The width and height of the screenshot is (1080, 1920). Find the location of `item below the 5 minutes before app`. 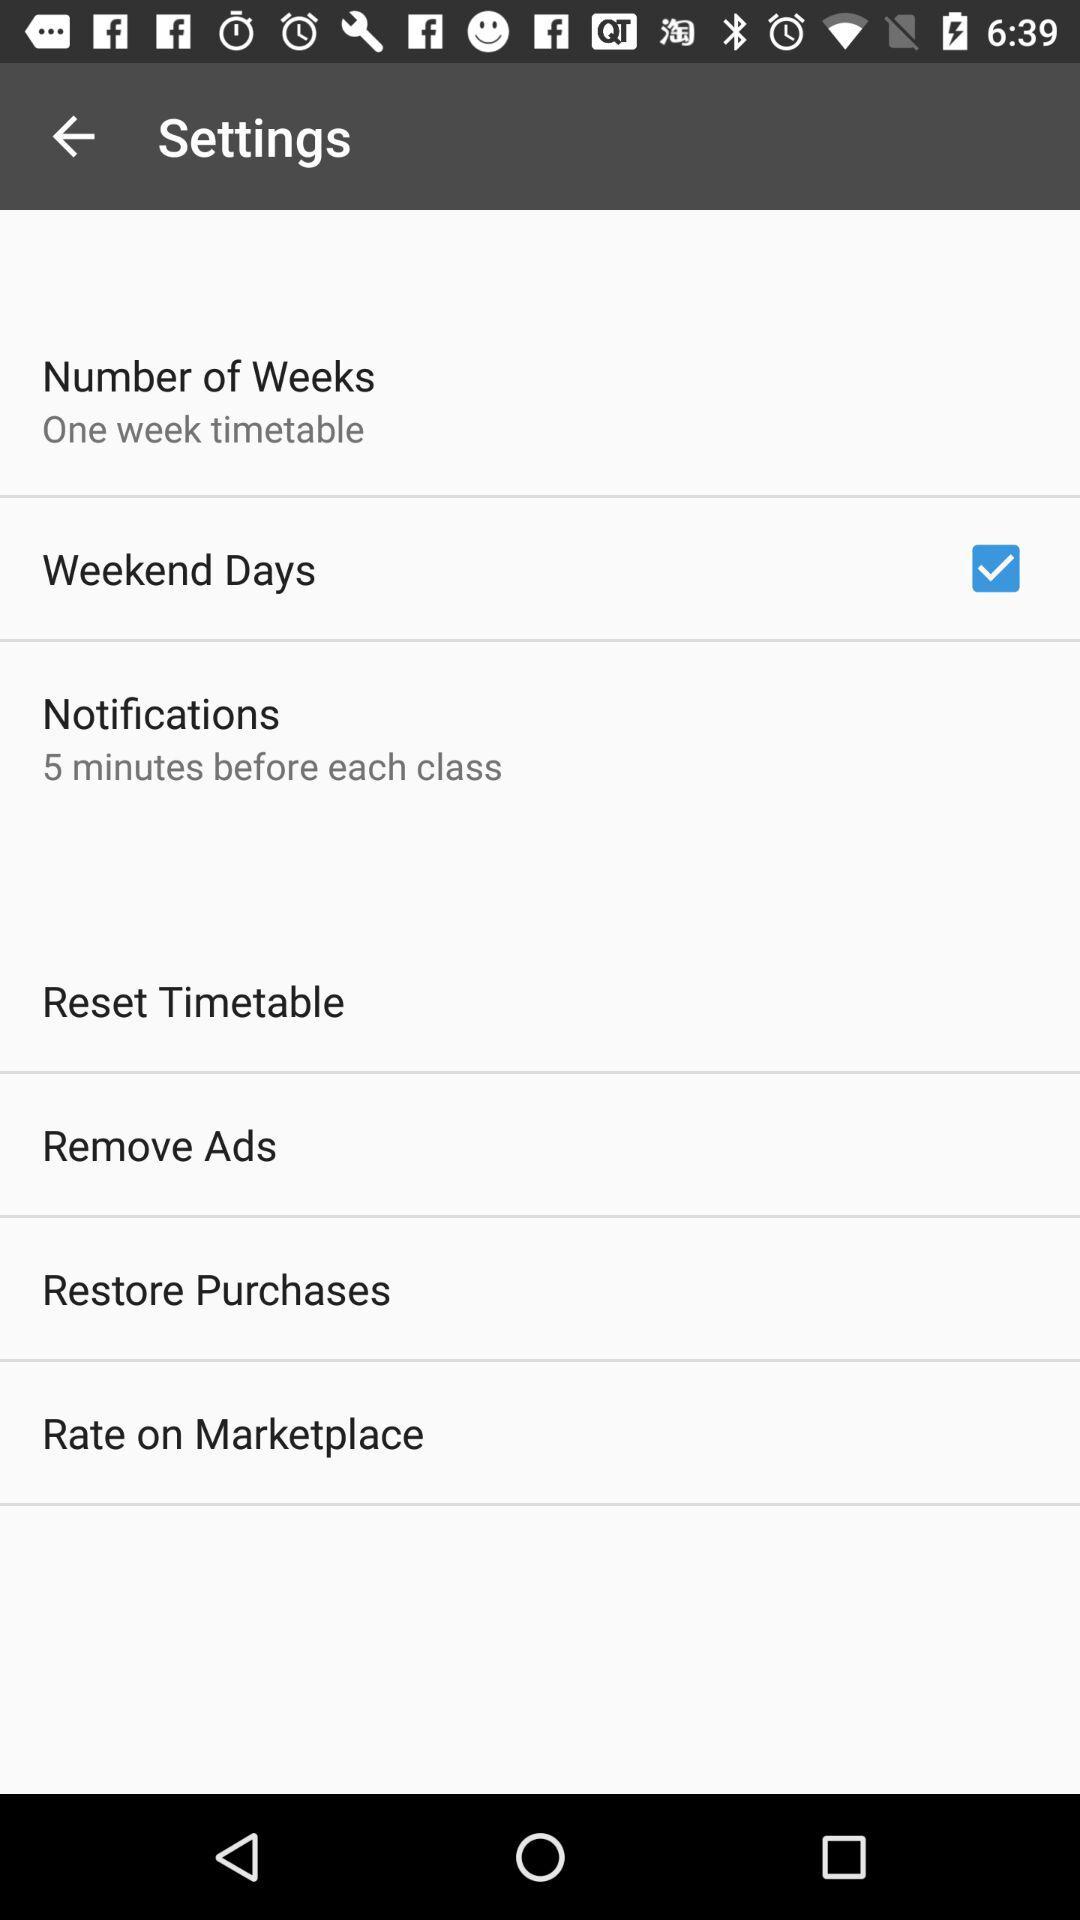

item below the 5 minutes before app is located at coordinates (193, 1000).